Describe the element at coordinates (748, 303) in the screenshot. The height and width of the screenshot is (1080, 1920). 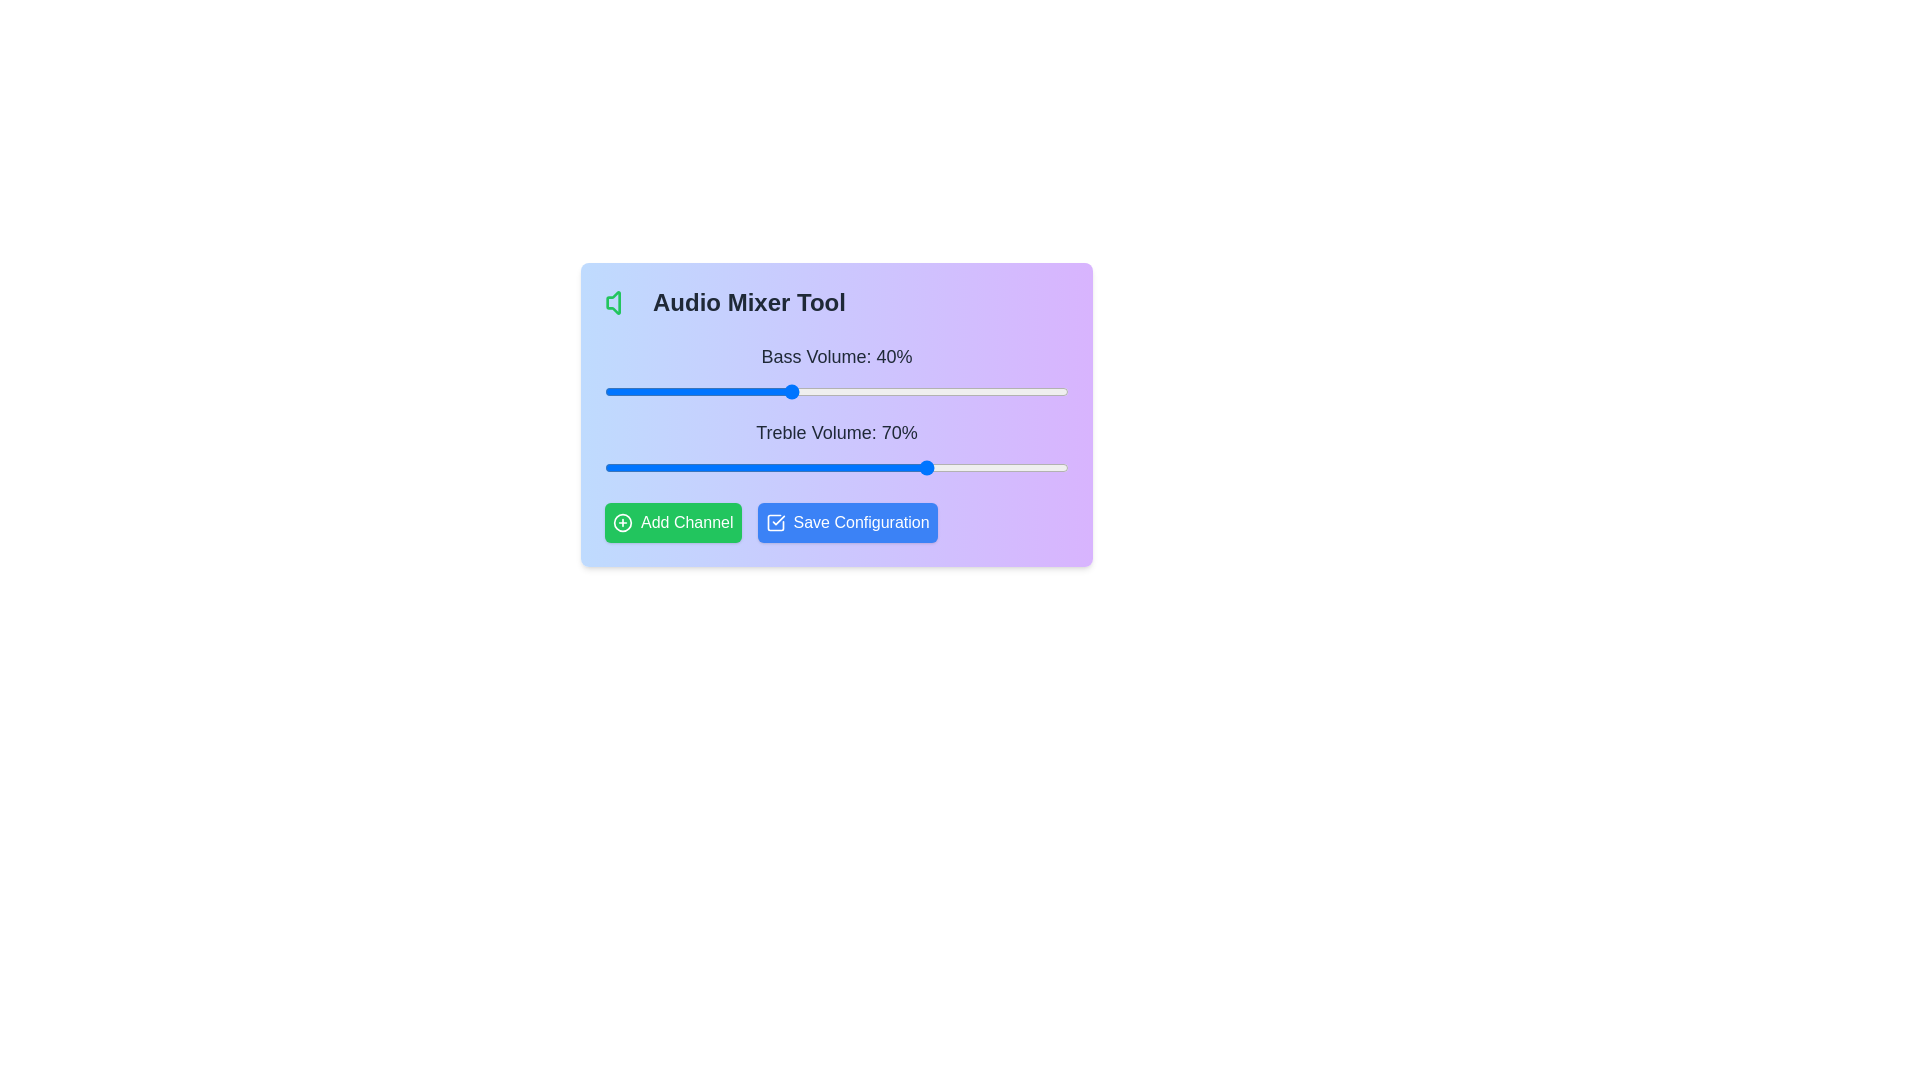
I see `the bold text label displaying 'Audio Mixer Tool' which is prominently positioned on a light purple background` at that location.